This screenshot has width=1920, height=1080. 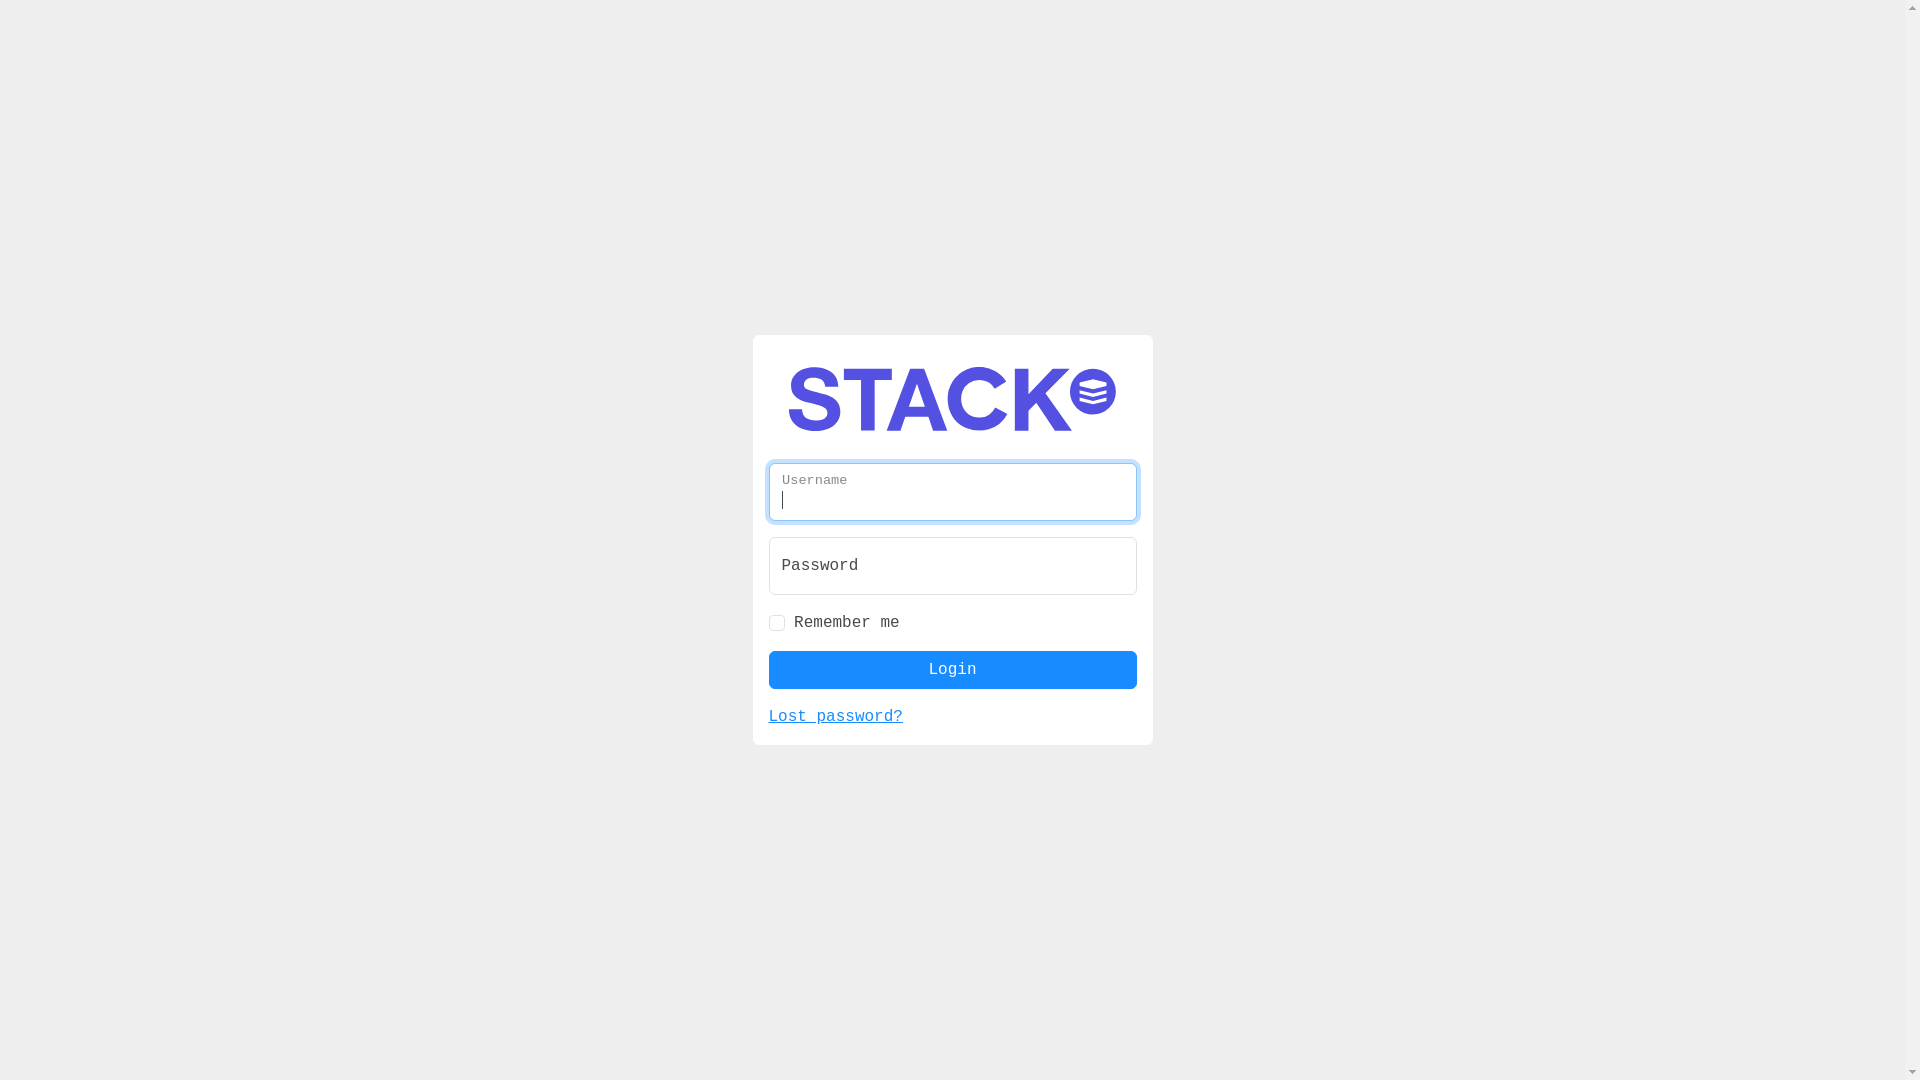 I want to click on 'Login', so click(x=950, y=635).